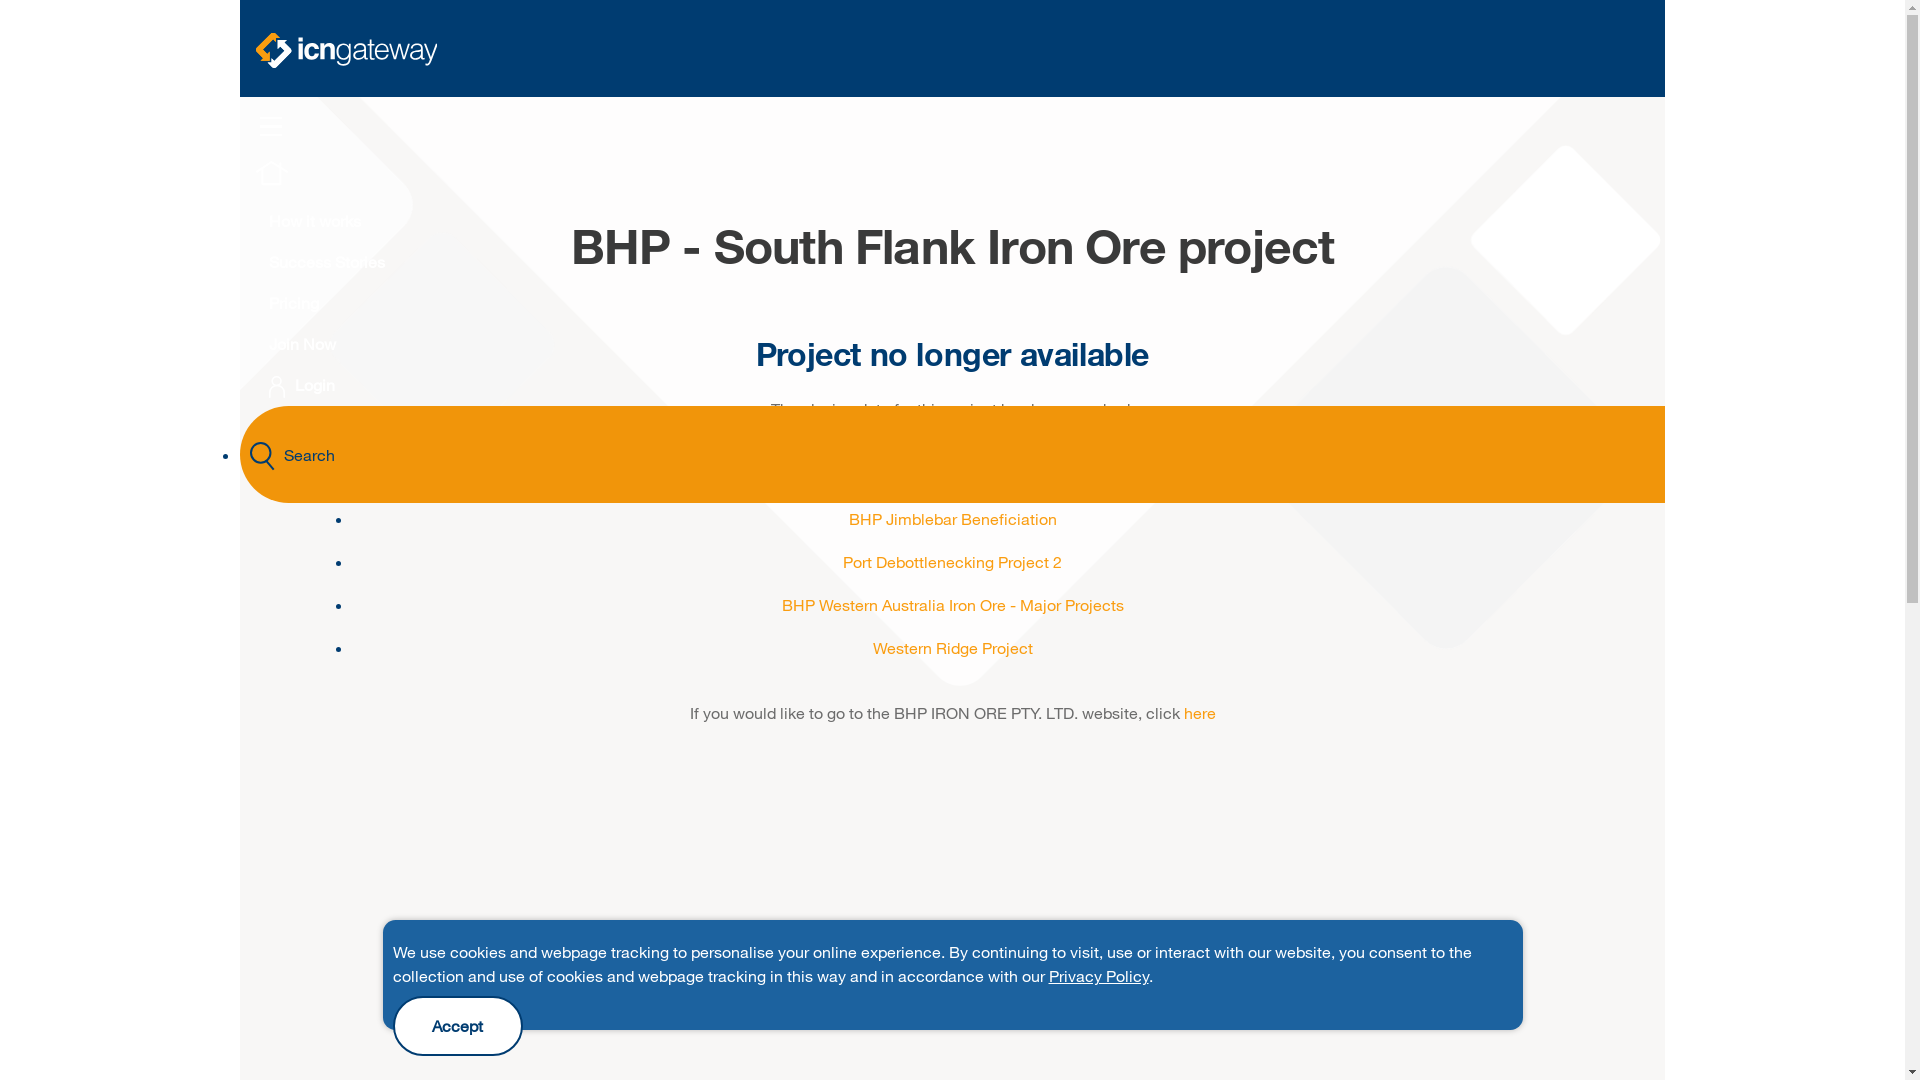  What do you see at coordinates (314, 220) in the screenshot?
I see `'How it works'` at bounding box center [314, 220].